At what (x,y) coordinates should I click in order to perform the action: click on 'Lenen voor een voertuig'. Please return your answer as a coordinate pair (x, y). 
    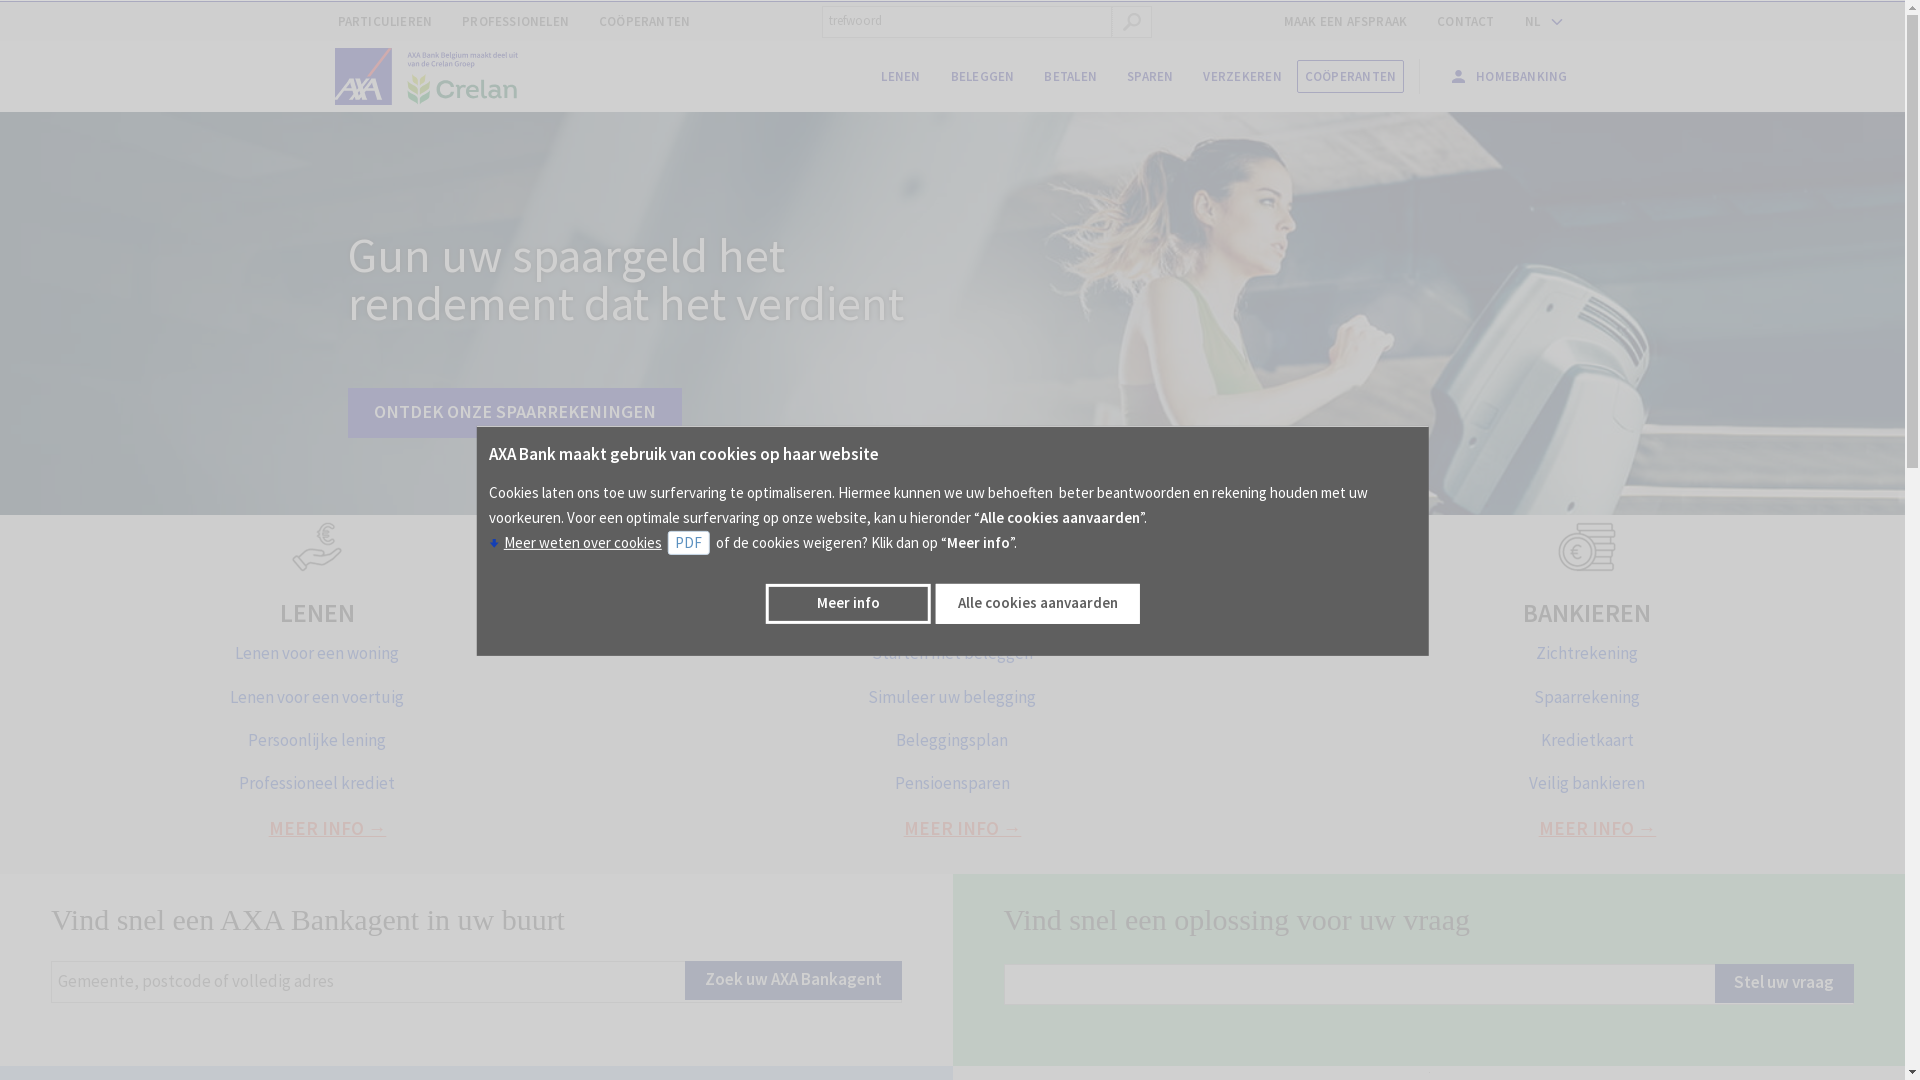
    Looking at the image, I should click on (315, 696).